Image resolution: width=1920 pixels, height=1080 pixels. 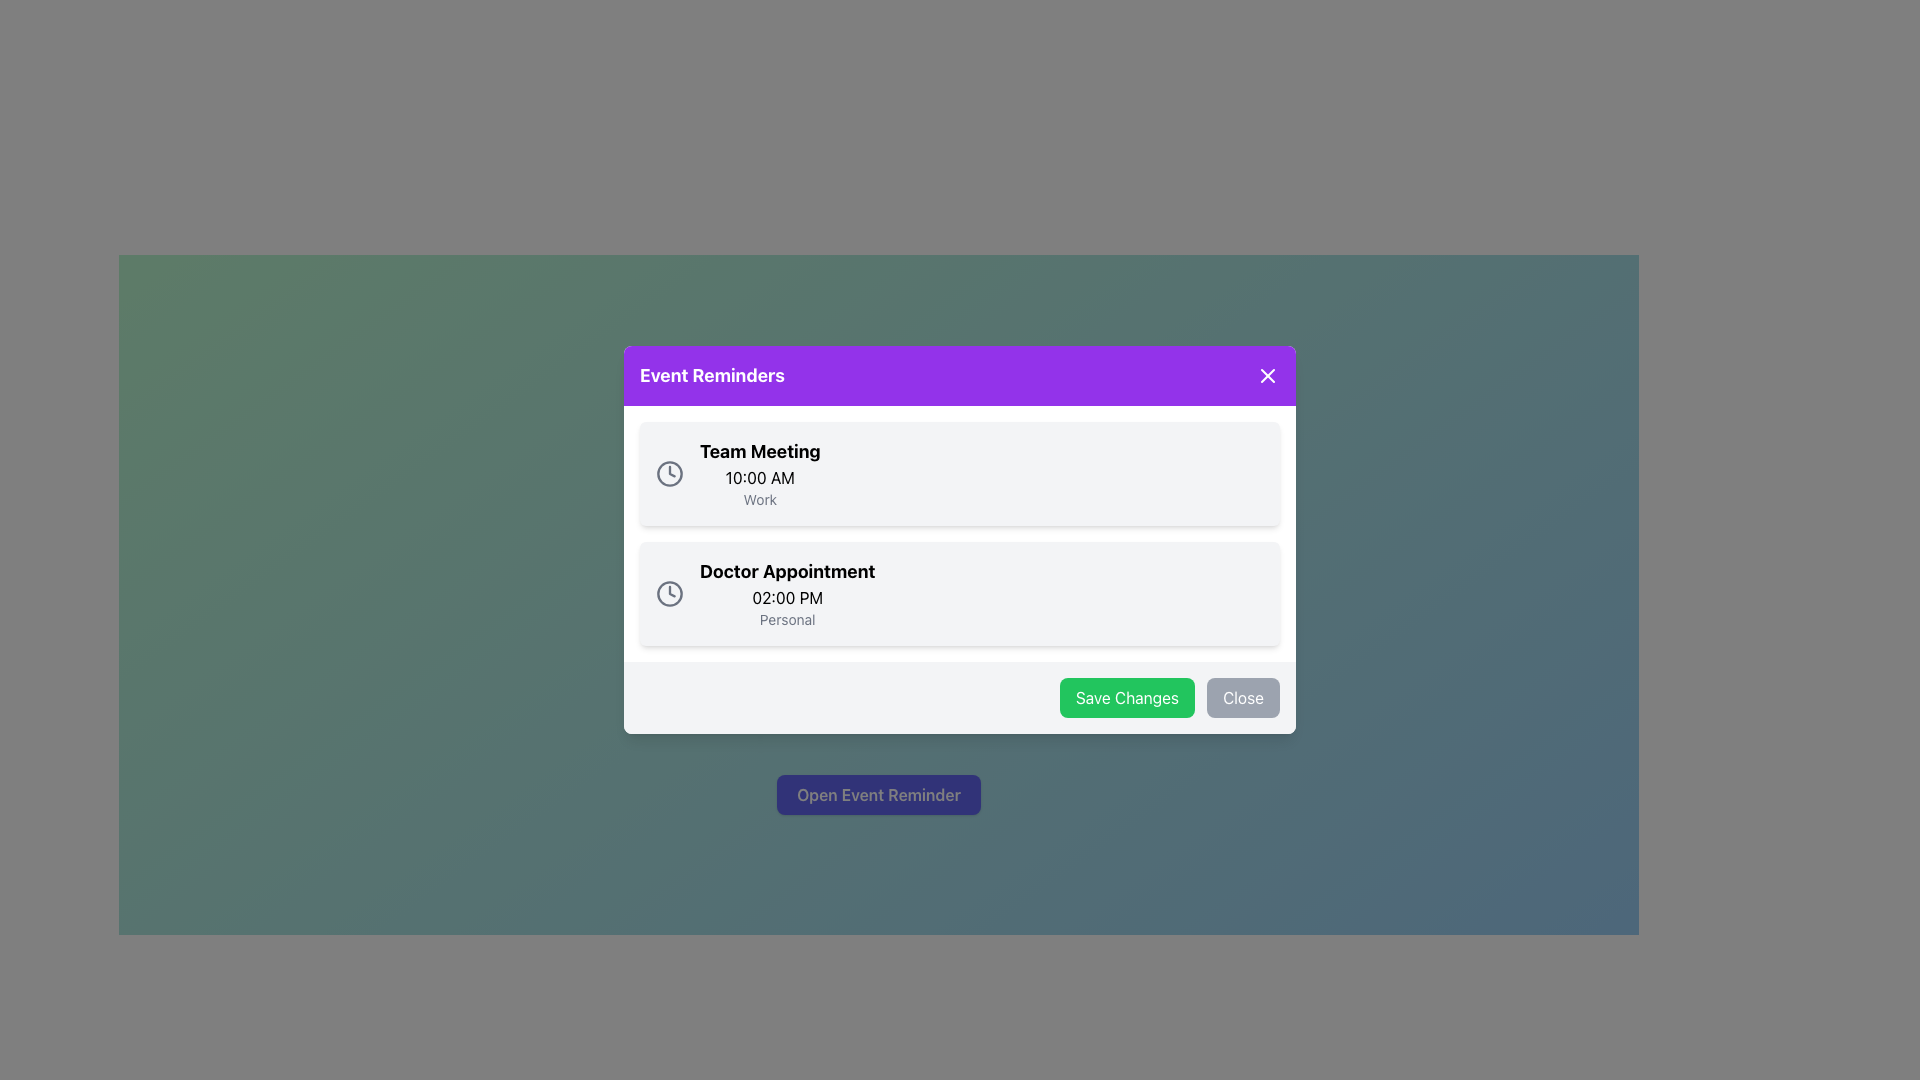 What do you see at coordinates (786, 619) in the screenshot?
I see `the text label displaying 'Personal', which is located under the '02:00 PM' text within the 'Doctor Appointment' group` at bounding box center [786, 619].